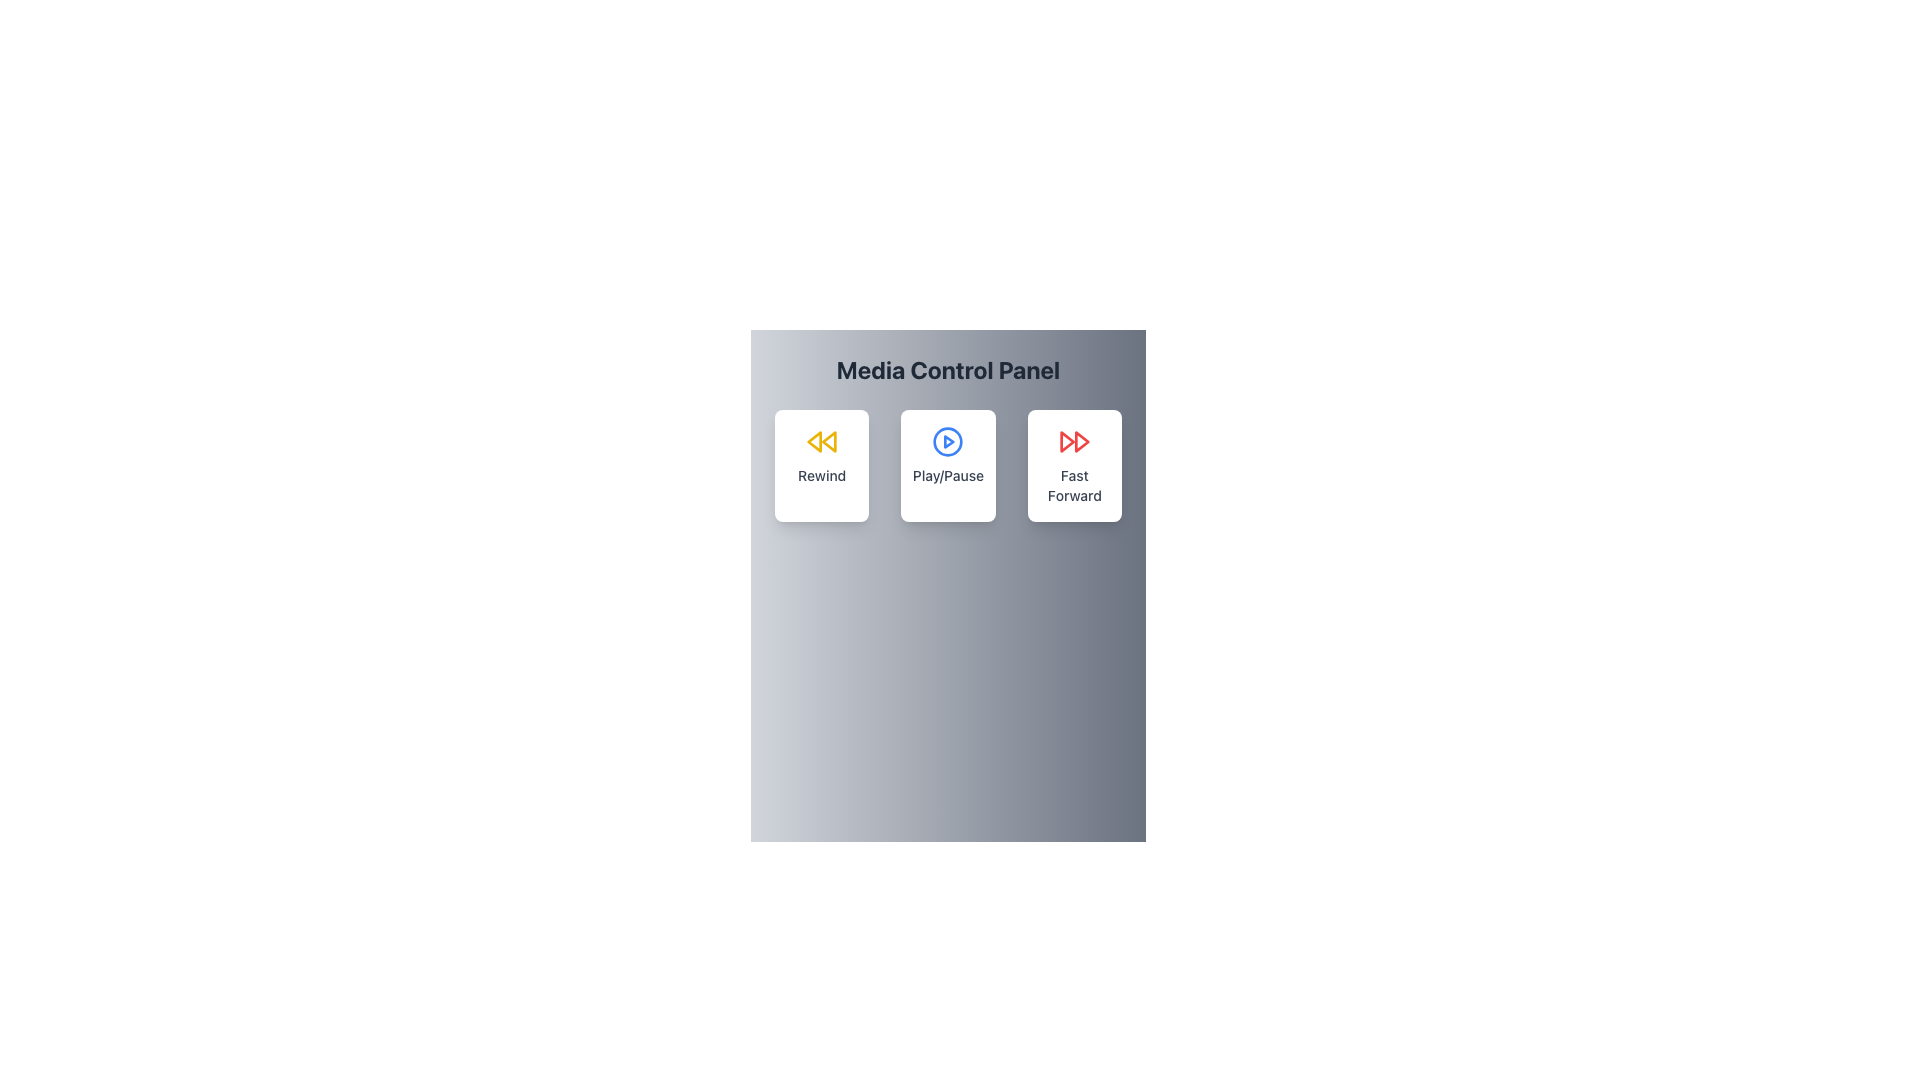  What do you see at coordinates (1073, 441) in the screenshot?
I see `the fast-forward icon located at the top of the 'Fast Forward' card in the horizontal arrangement of media controls` at bounding box center [1073, 441].